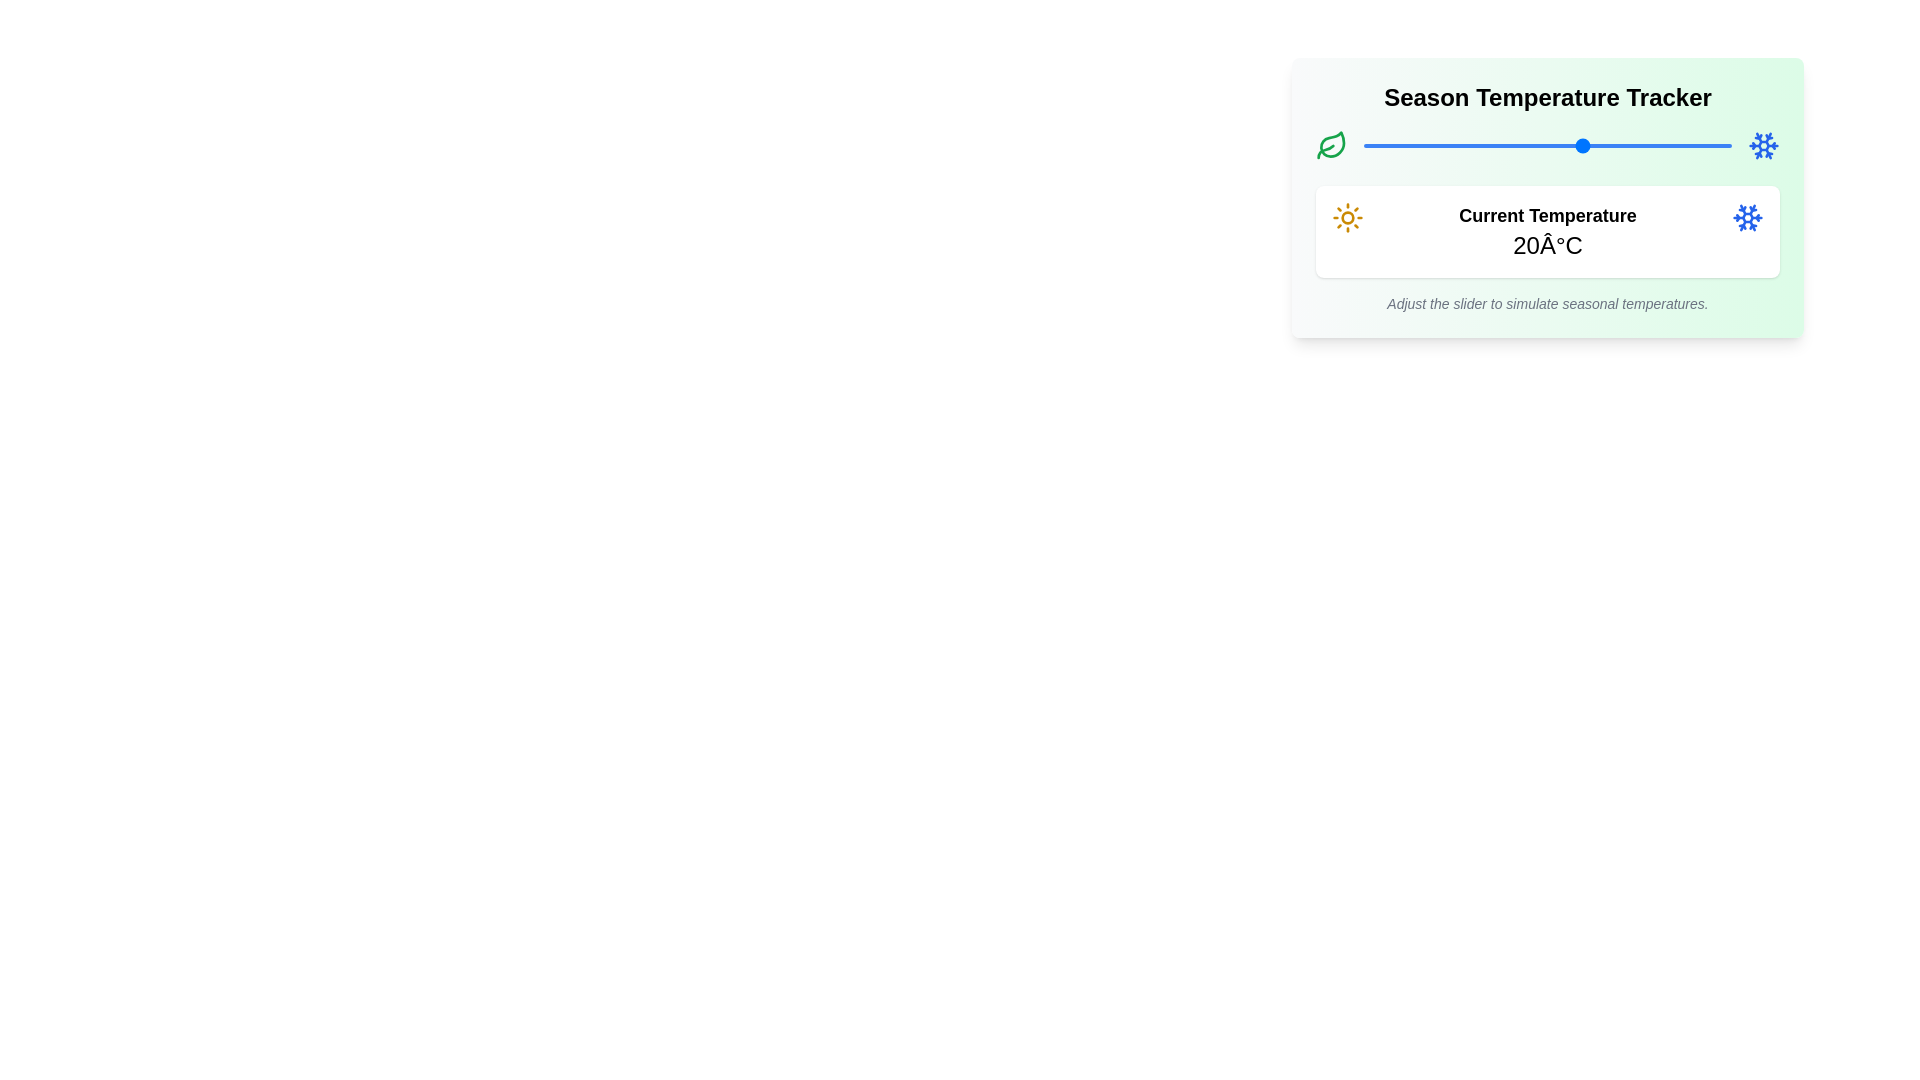 This screenshot has width=1920, height=1080. What do you see at coordinates (1481, 145) in the screenshot?
I see `the slider to set the temperature to 6°C` at bounding box center [1481, 145].